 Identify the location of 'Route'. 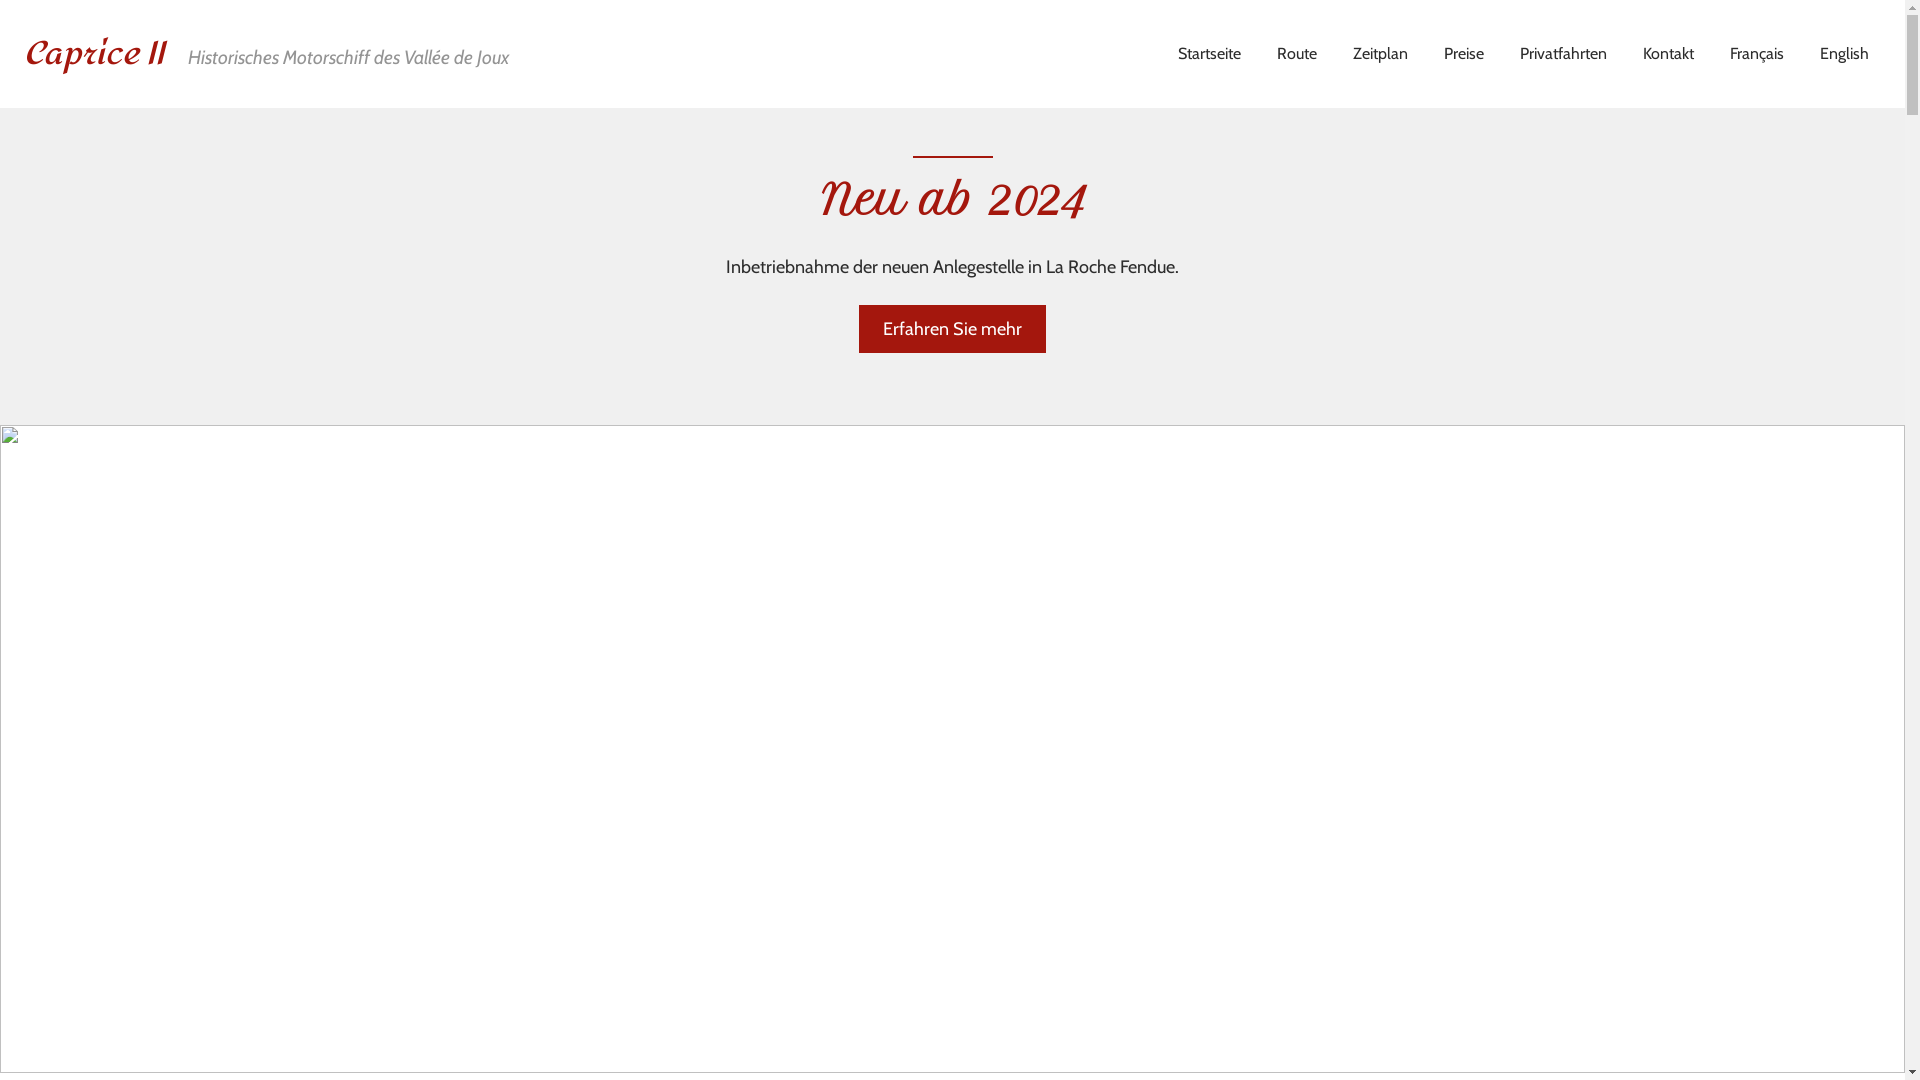
(1296, 53).